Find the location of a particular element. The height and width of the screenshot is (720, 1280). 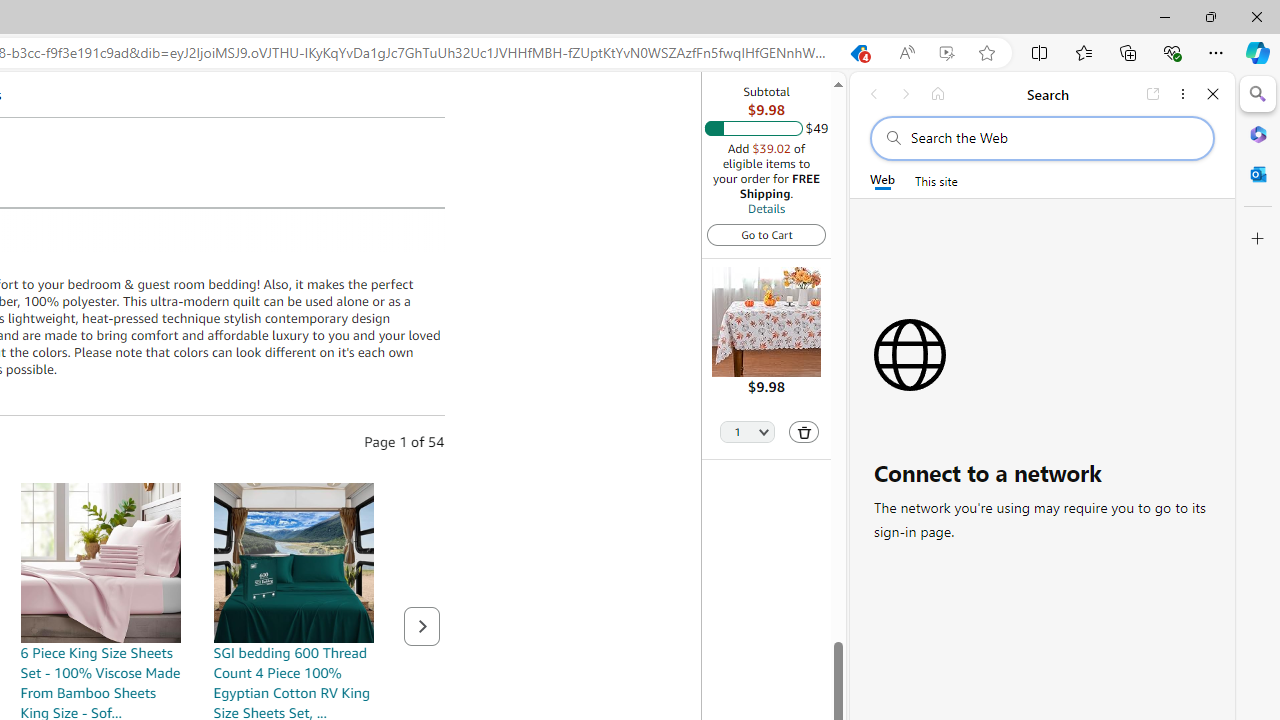

'Search the web' is located at coordinates (1051, 137).